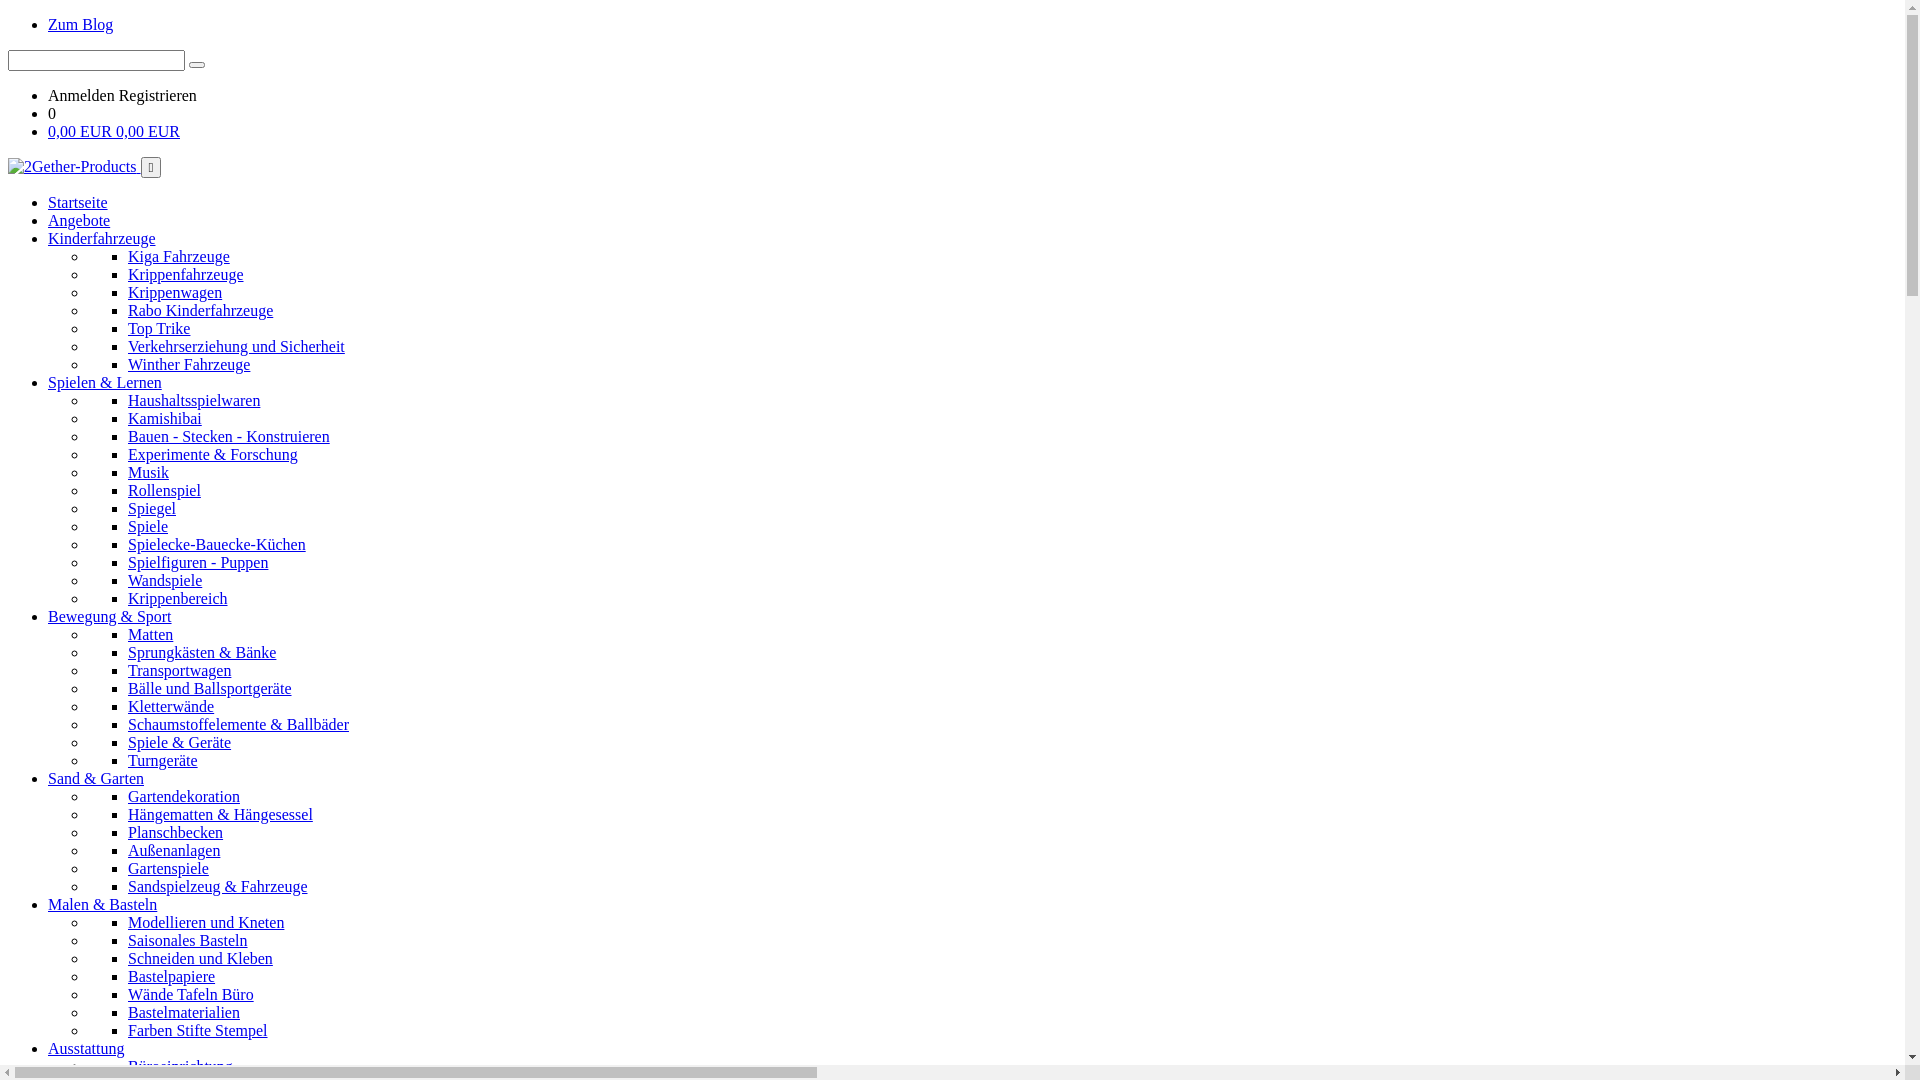 This screenshot has width=1920, height=1080. What do you see at coordinates (177, 597) in the screenshot?
I see `'Krippenbereich'` at bounding box center [177, 597].